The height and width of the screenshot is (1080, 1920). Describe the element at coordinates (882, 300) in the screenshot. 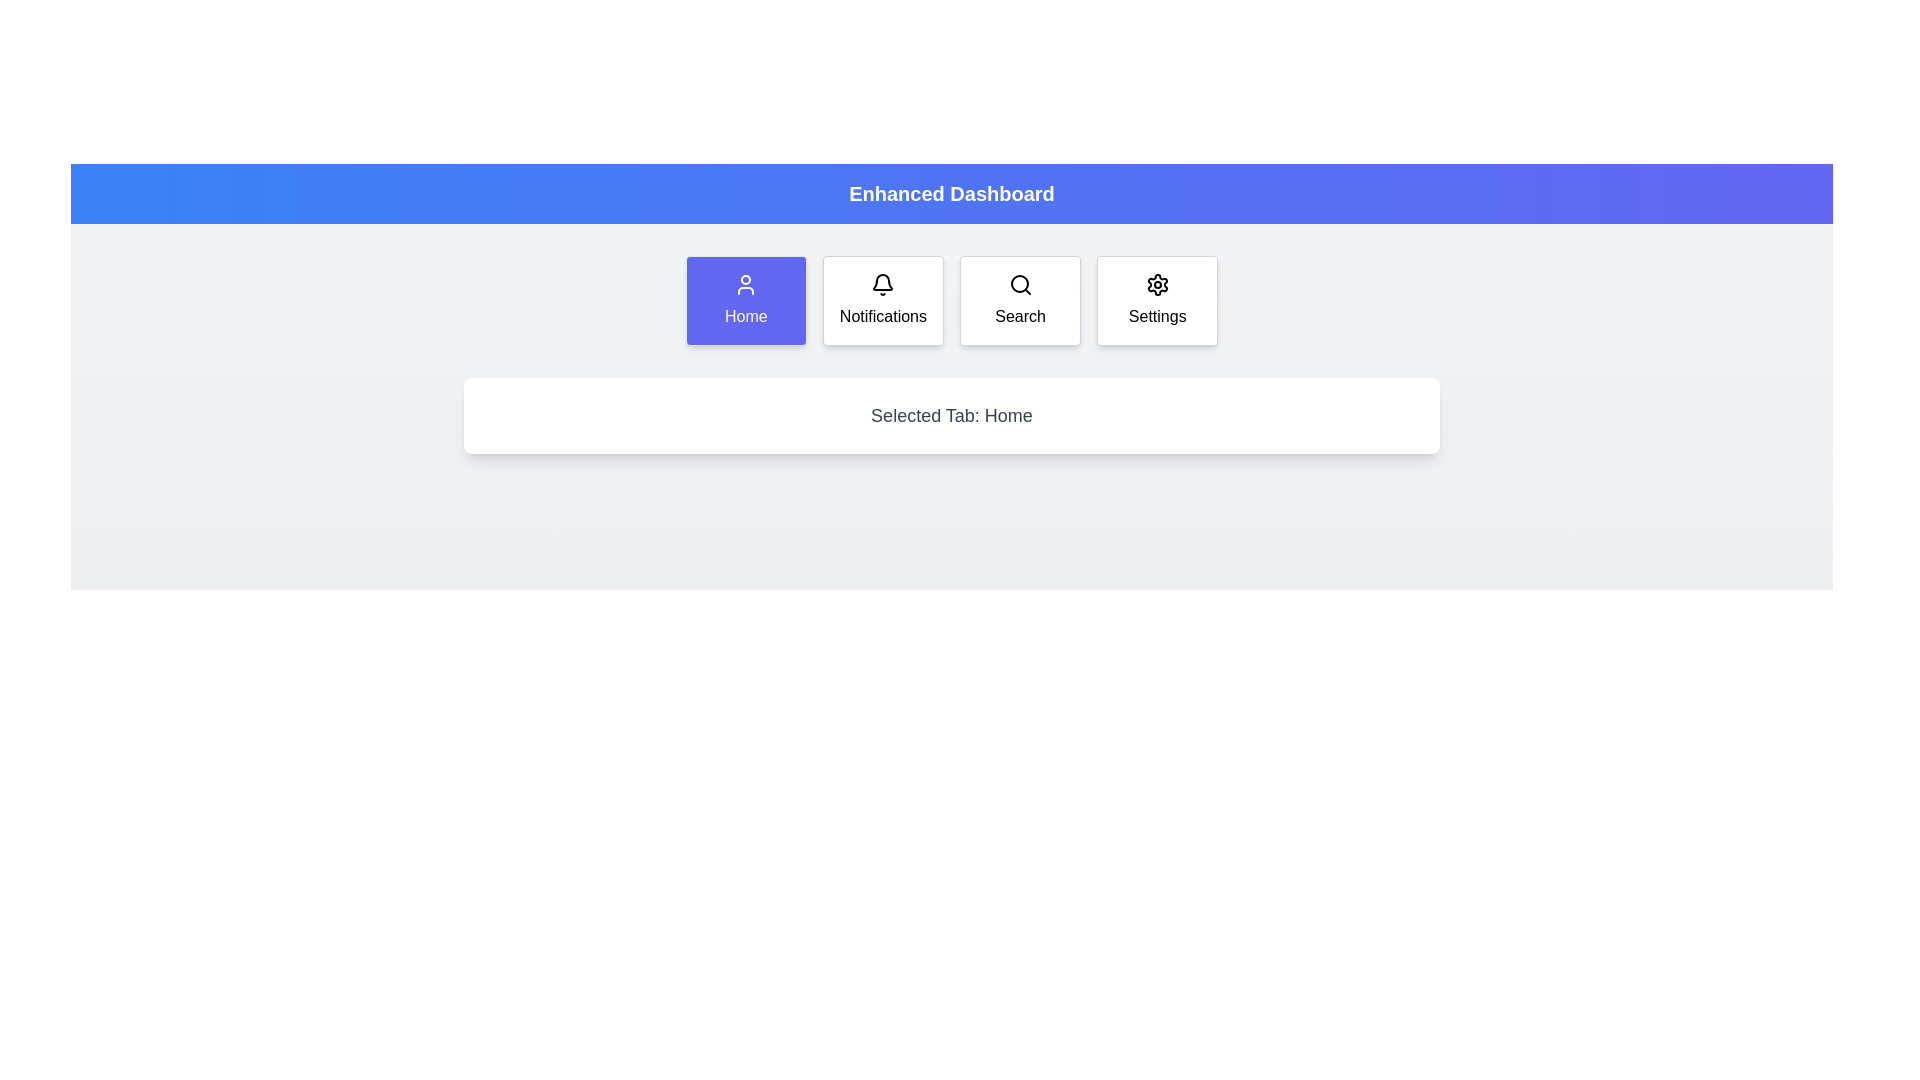

I see `the 'Notifications' button, which is the second button in a horizontal group of four buttons labeled 'Home', 'Notifications', 'Search', and 'Settings', to trigger visual feedback` at that location.